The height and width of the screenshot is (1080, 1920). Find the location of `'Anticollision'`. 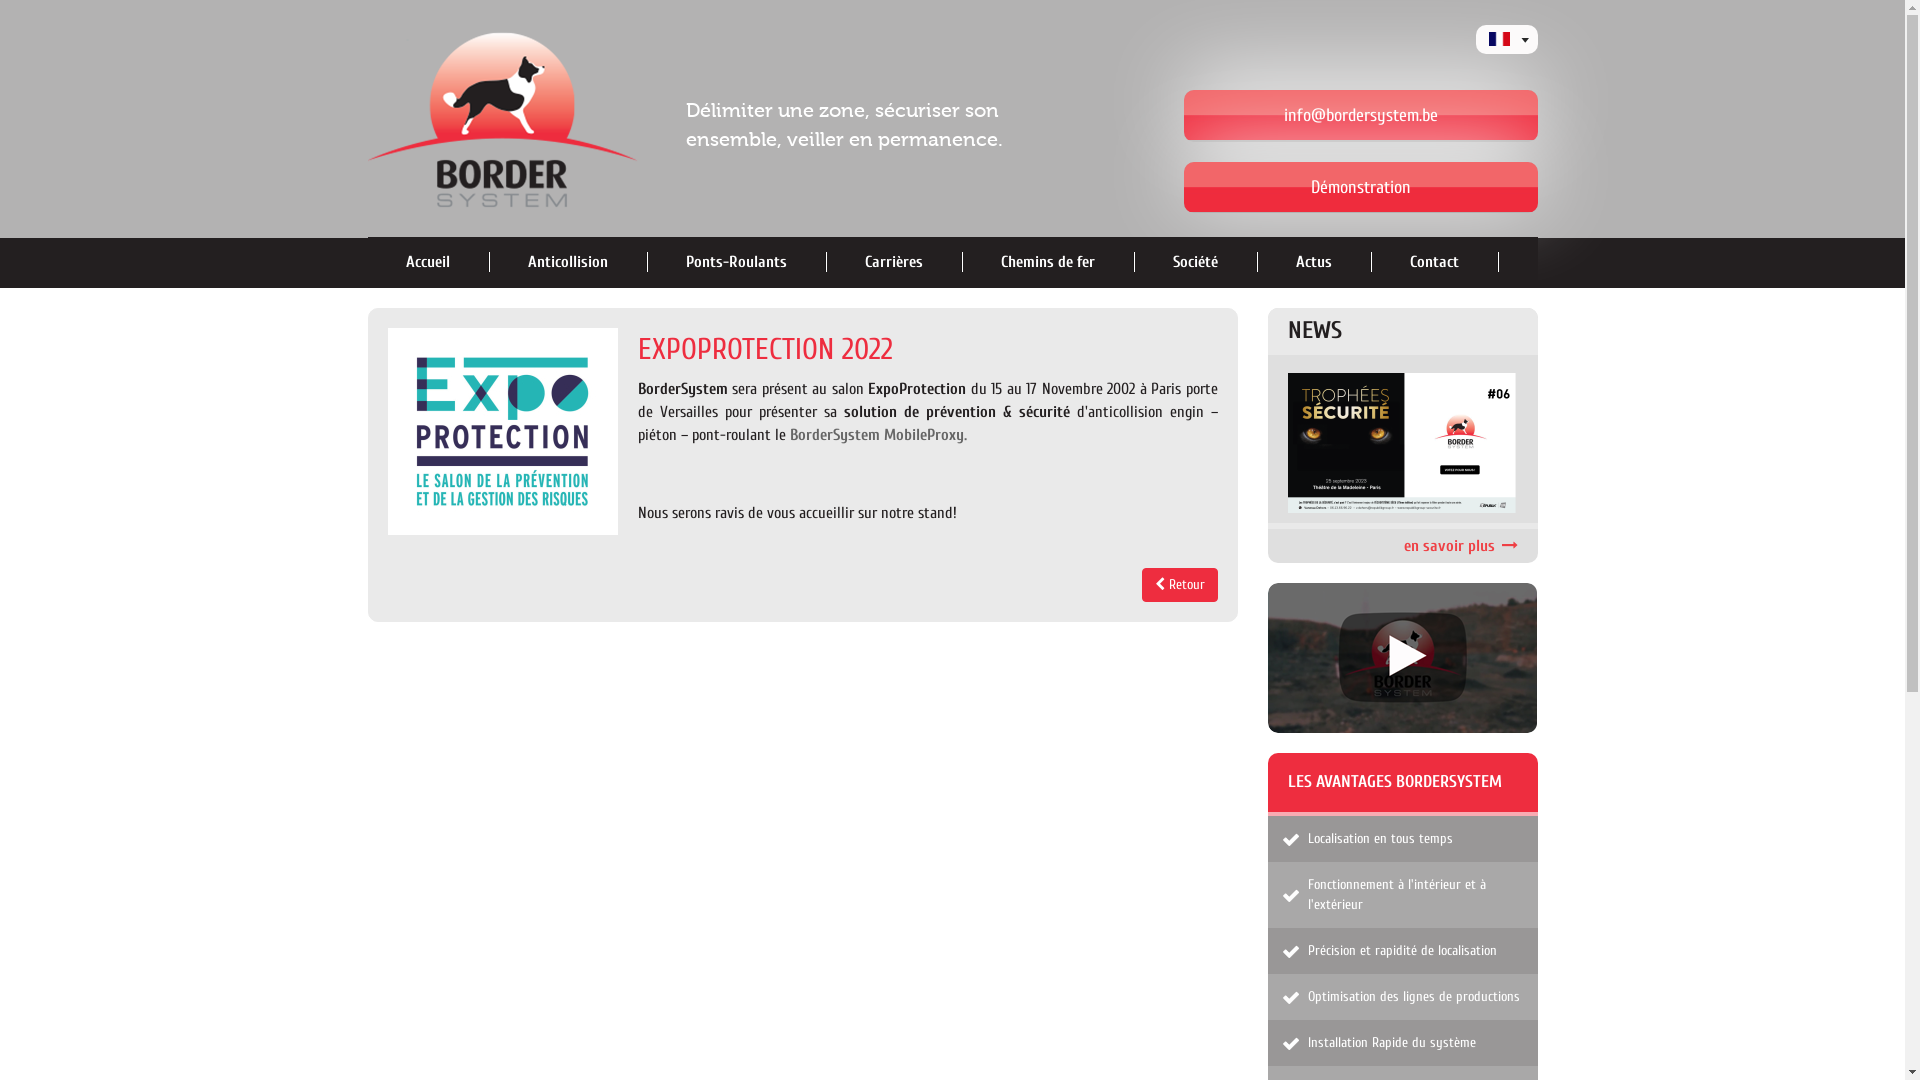

'Anticollision' is located at coordinates (566, 261).